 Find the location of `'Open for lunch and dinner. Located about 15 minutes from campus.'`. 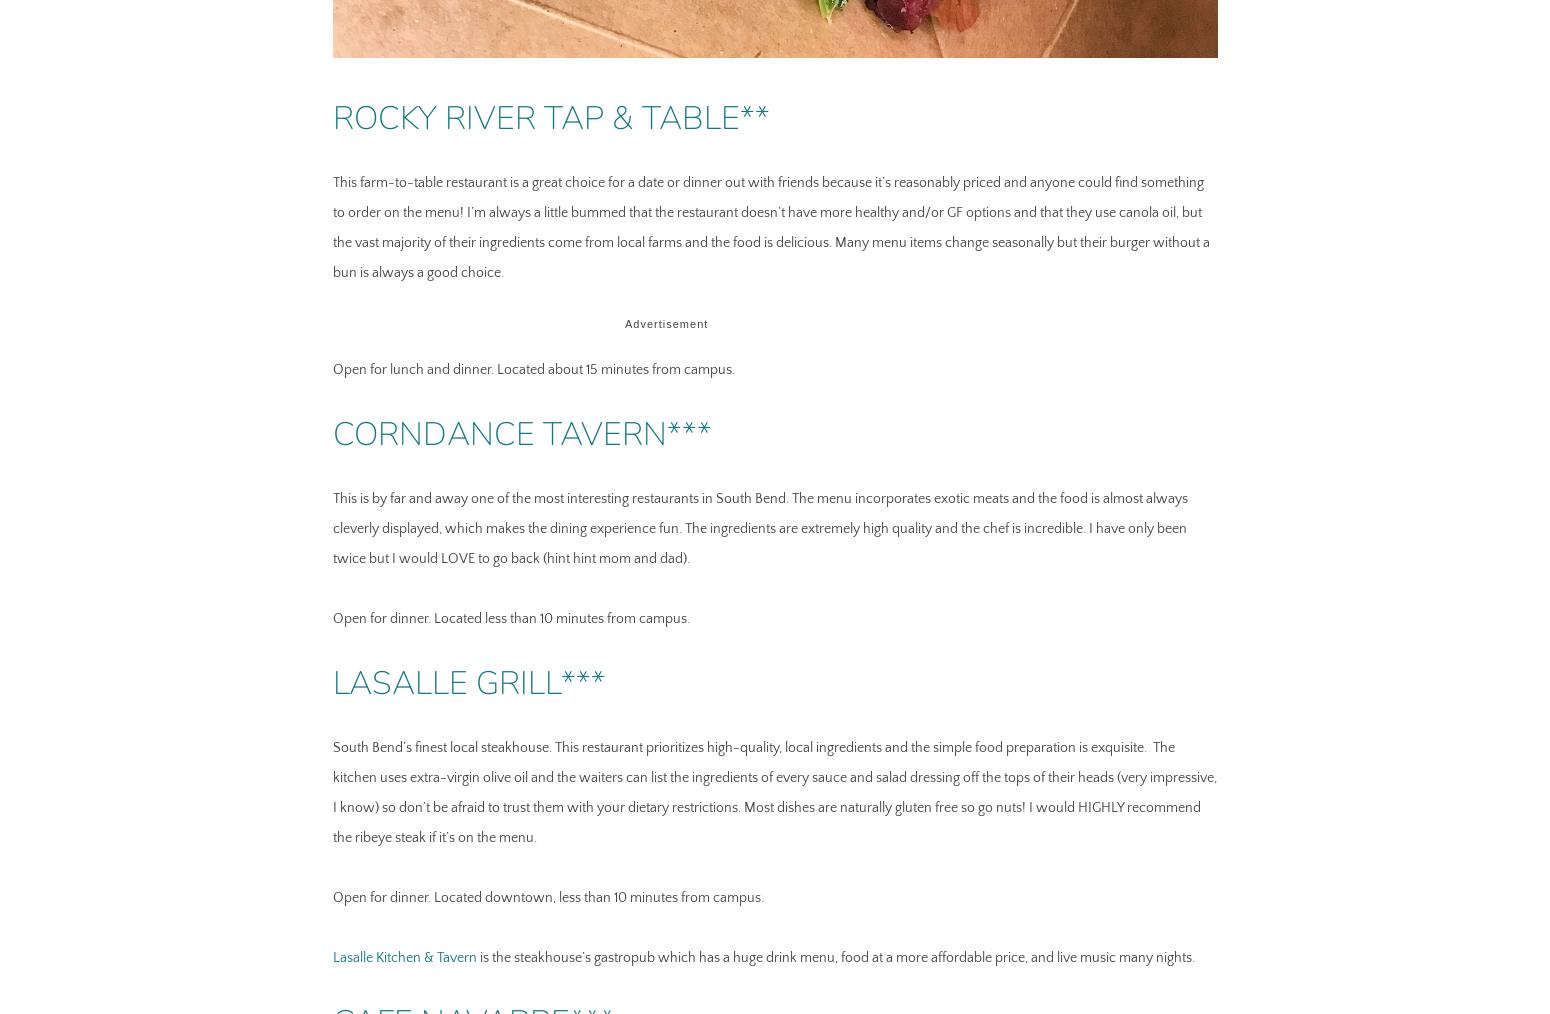

'Open for lunch and dinner. Located about 15 minutes from campus.' is located at coordinates (532, 367).